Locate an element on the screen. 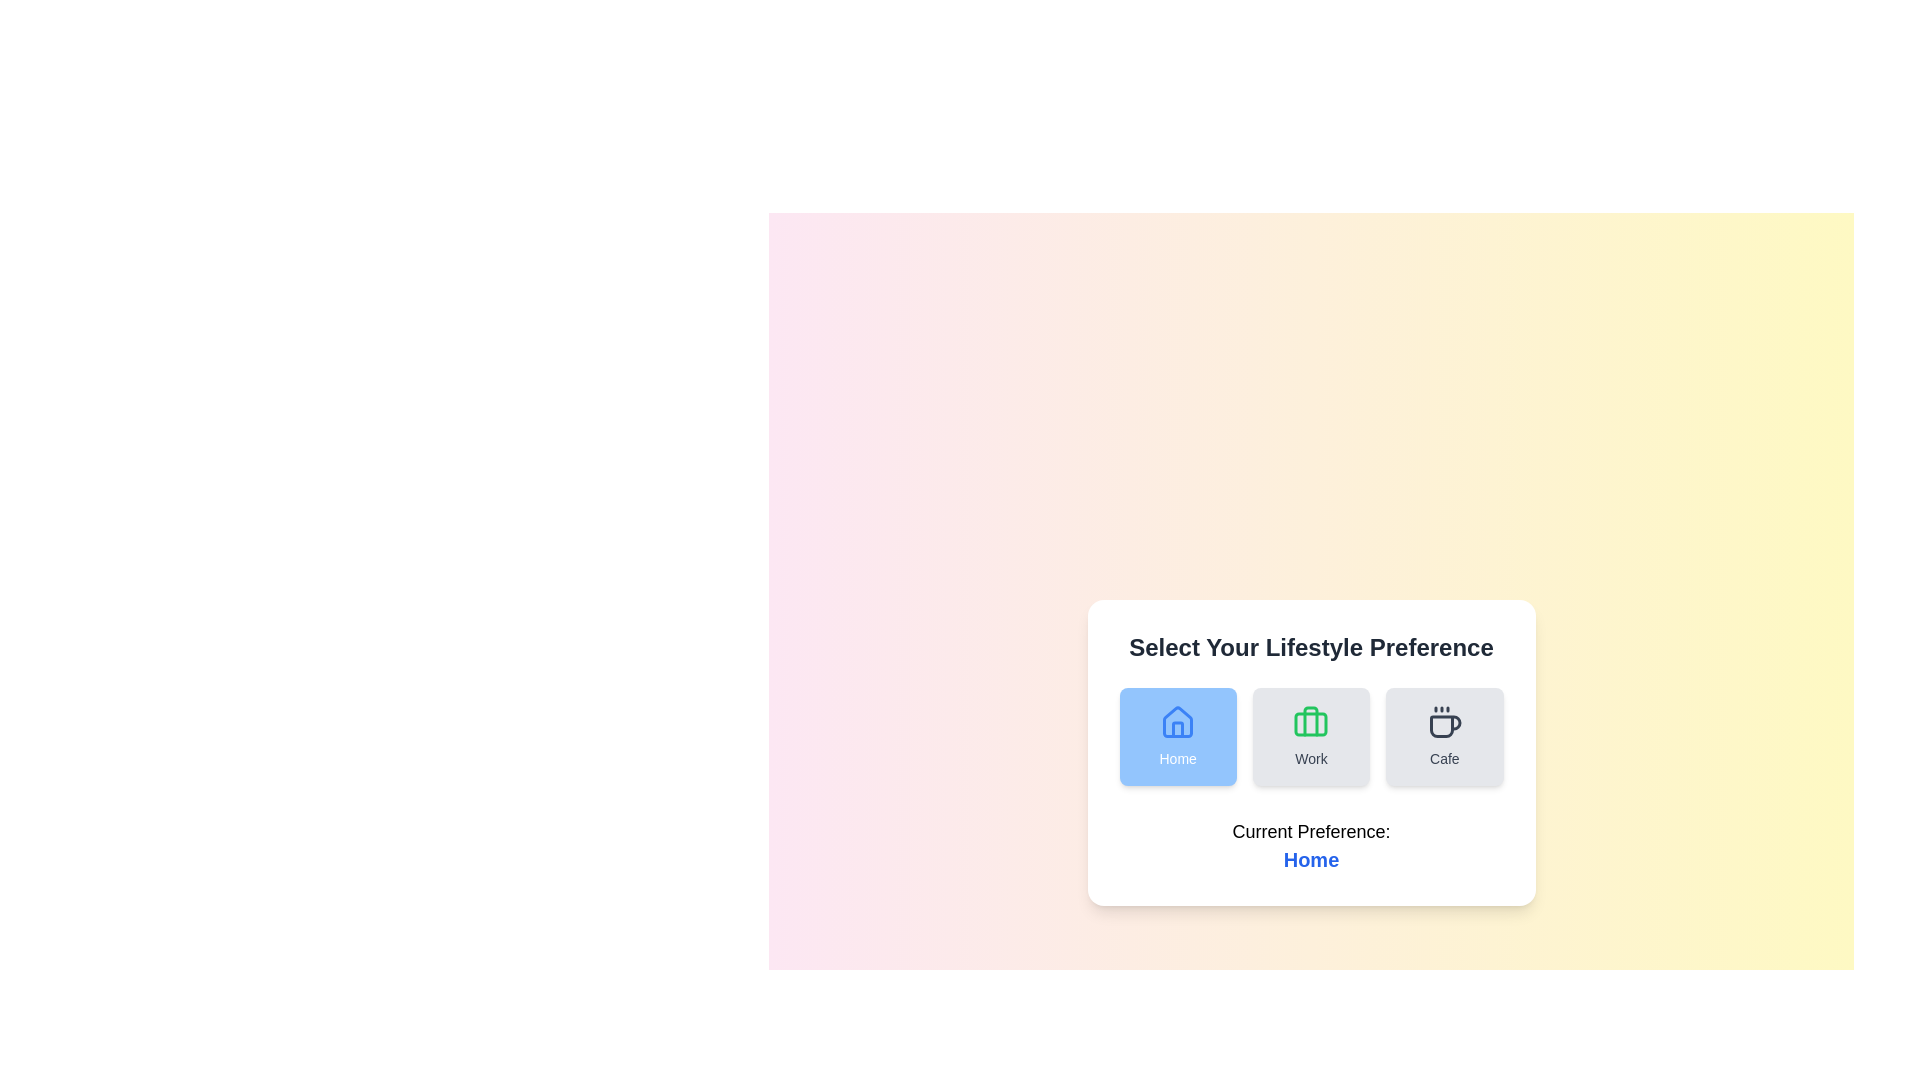 Image resolution: width=1920 pixels, height=1080 pixels. the 'Home' button, which is a rectangular button with rounded corners, blue background, and white text, located under the title 'Select Your Lifestyle Preference' is located at coordinates (1178, 736).